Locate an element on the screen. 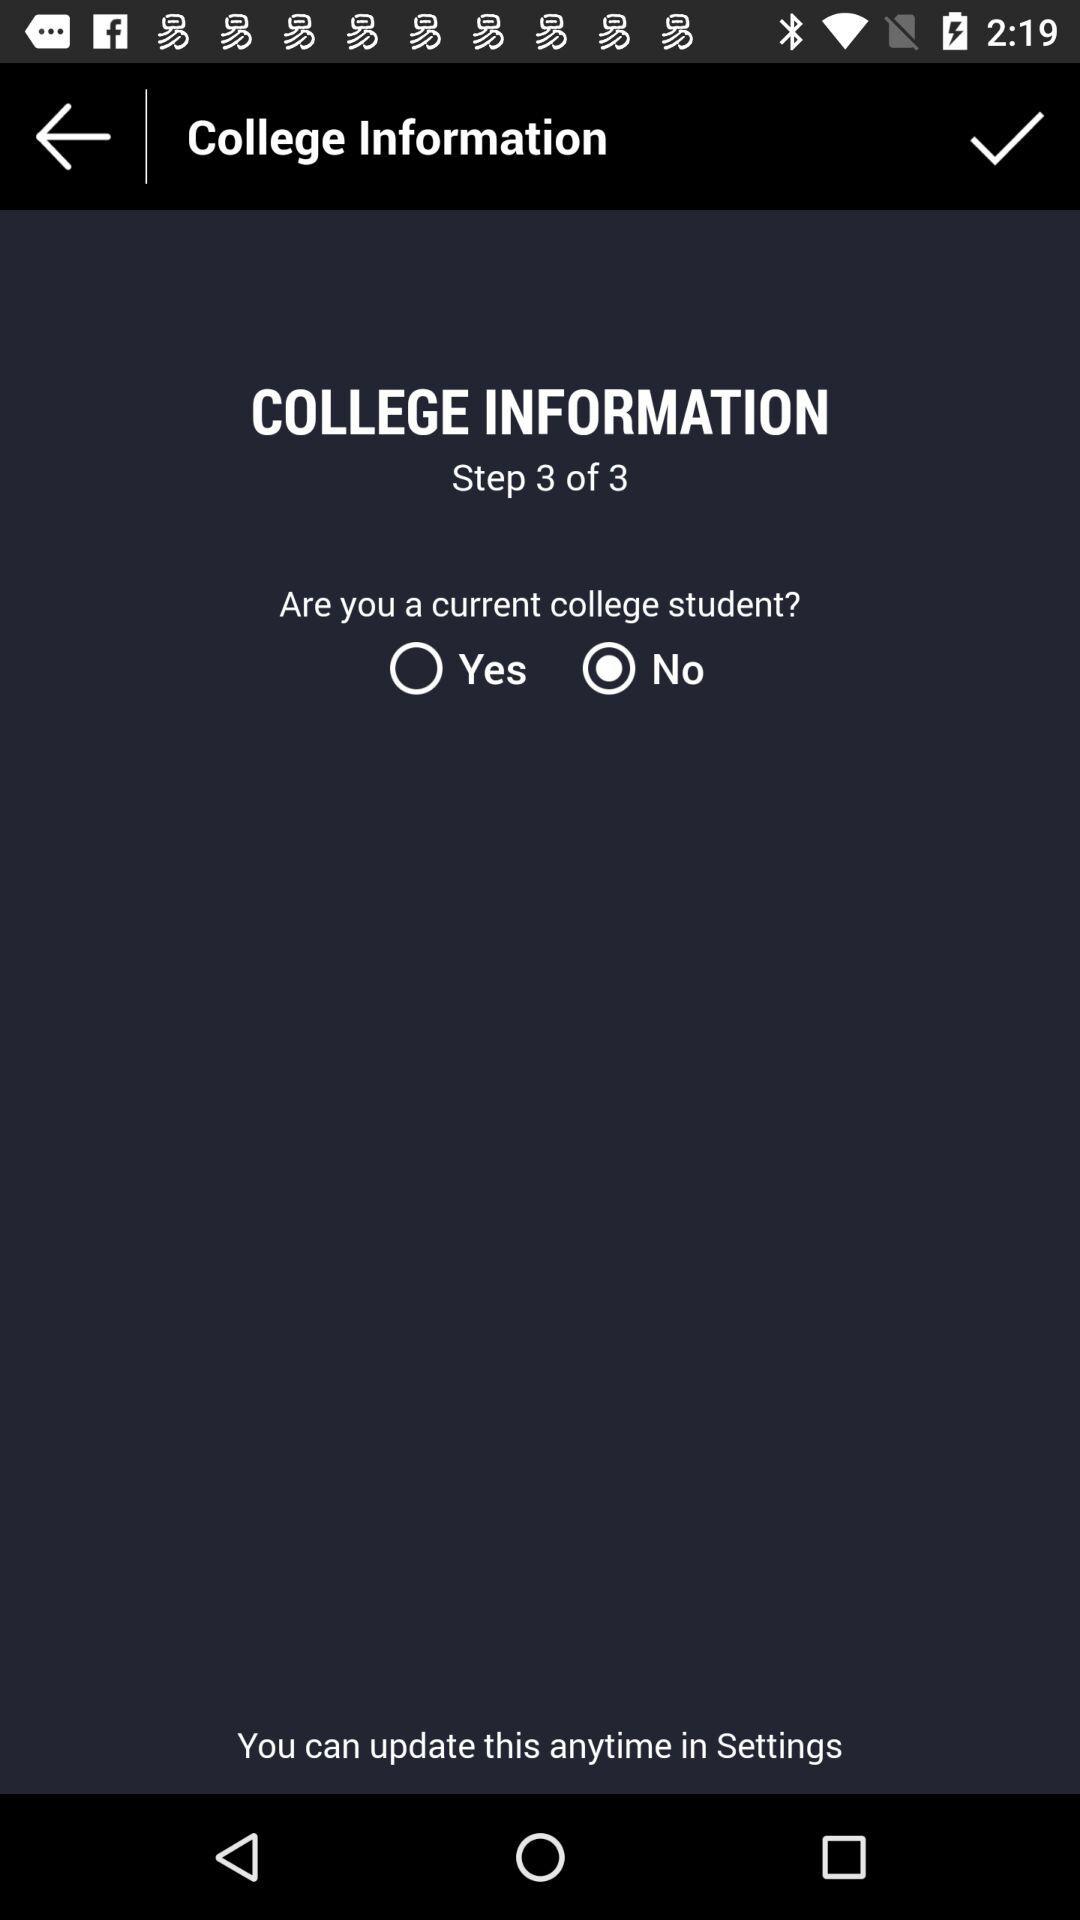  the check icon is located at coordinates (1006, 135).